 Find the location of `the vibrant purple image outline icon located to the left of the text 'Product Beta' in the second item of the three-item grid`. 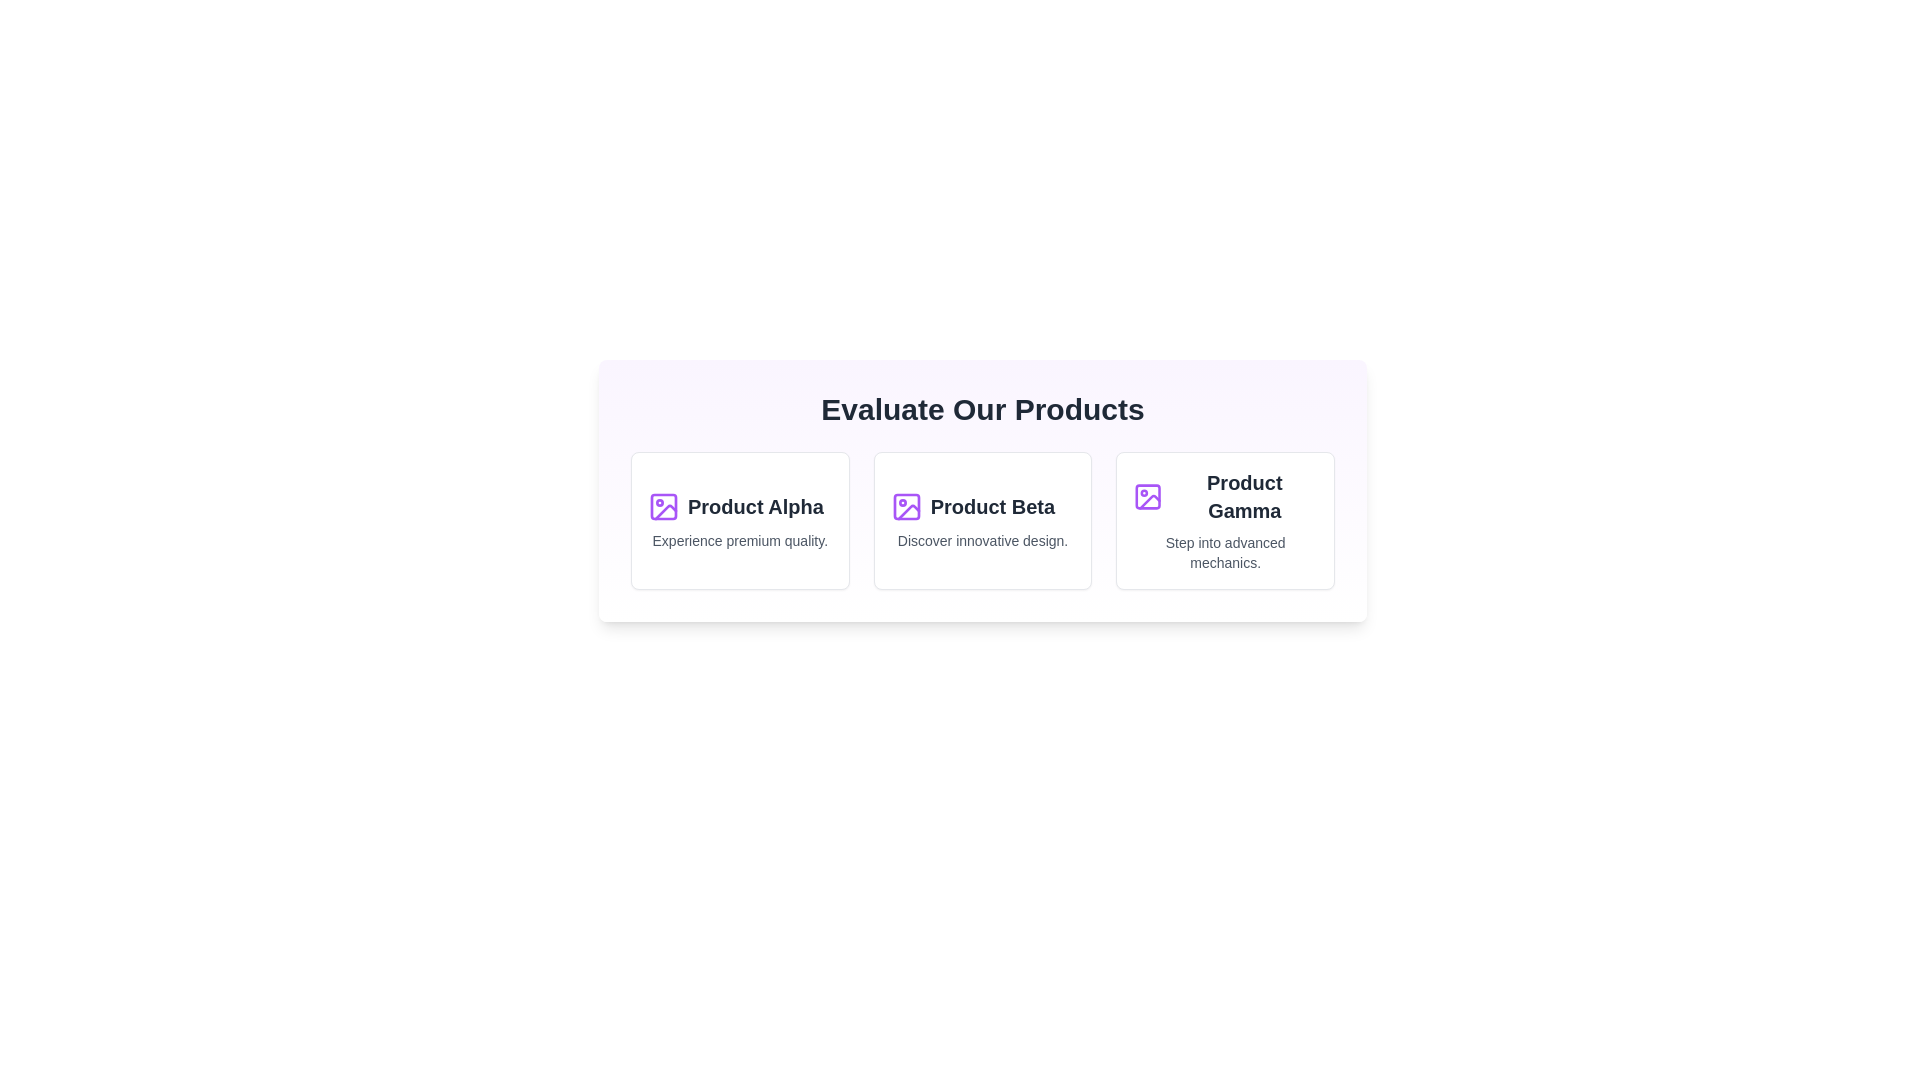

the vibrant purple image outline icon located to the left of the text 'Product Beta' in the second item of the three-item grid is located at coordinates (905, 505).